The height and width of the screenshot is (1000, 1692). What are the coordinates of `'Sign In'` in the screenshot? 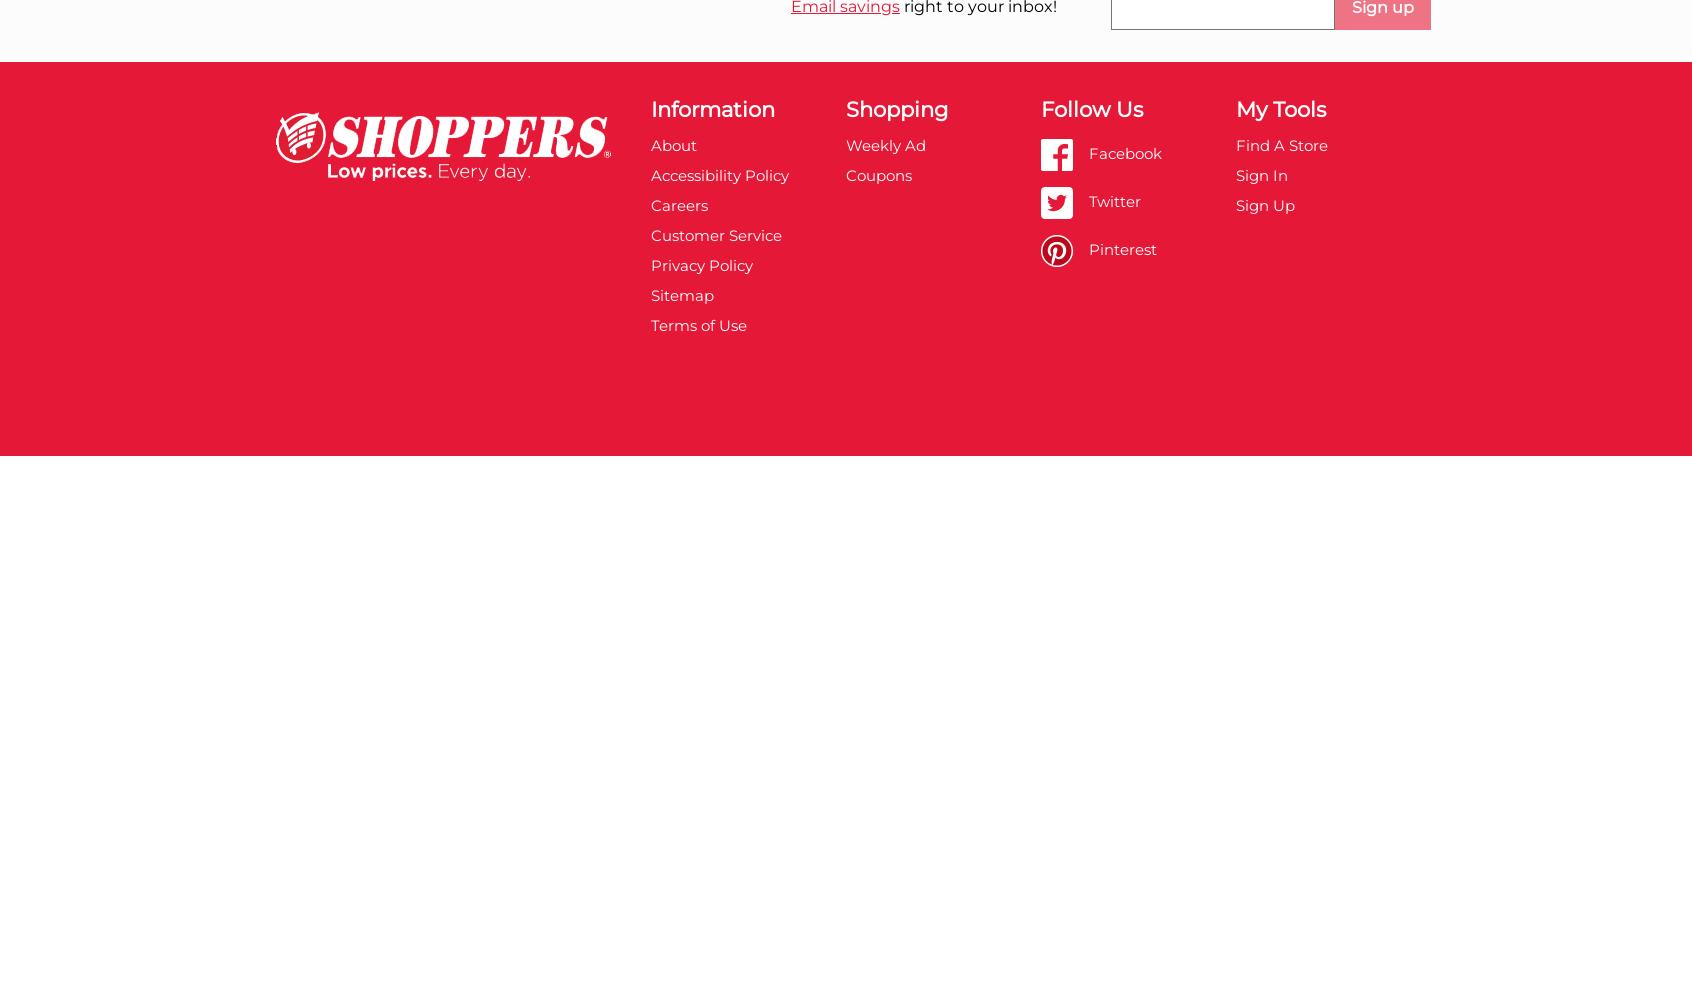 It's located at (1261, 174).